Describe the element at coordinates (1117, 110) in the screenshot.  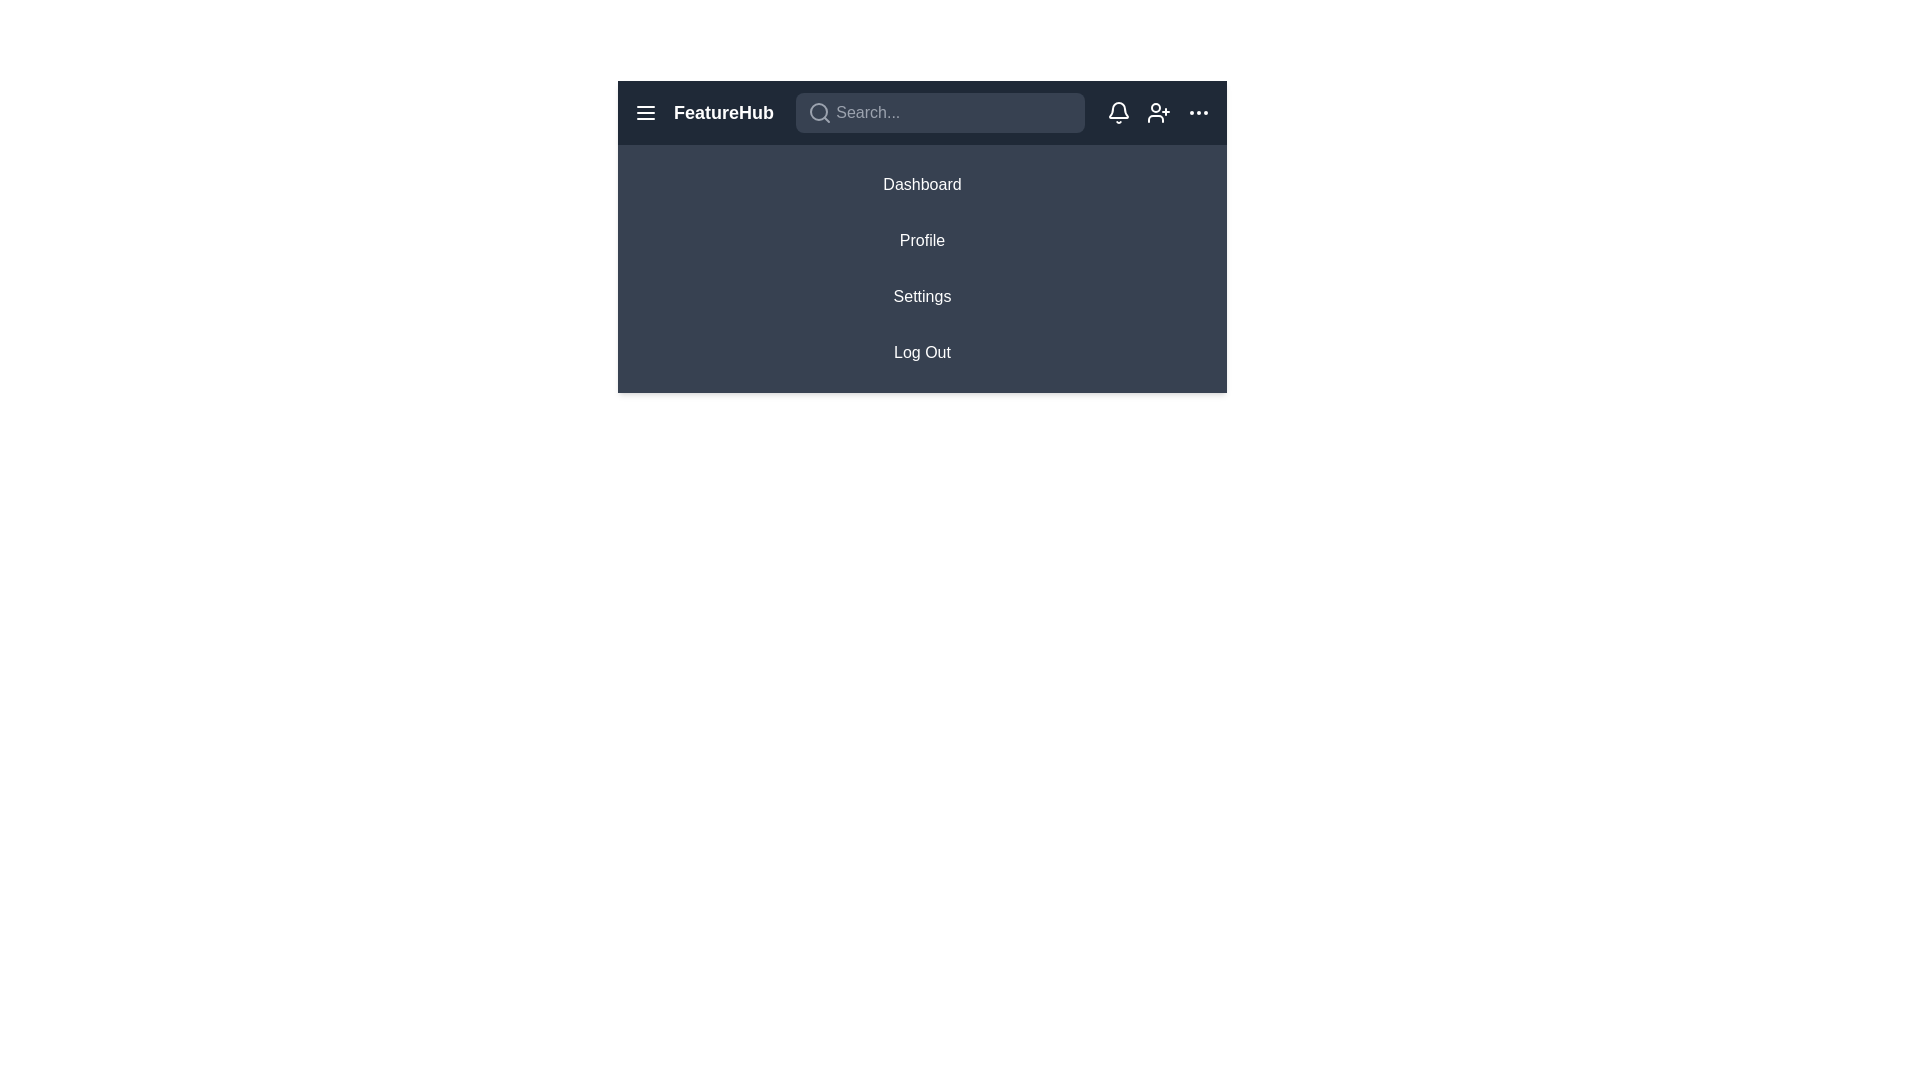
I see `the bell icon in the navigation bar` at that location.